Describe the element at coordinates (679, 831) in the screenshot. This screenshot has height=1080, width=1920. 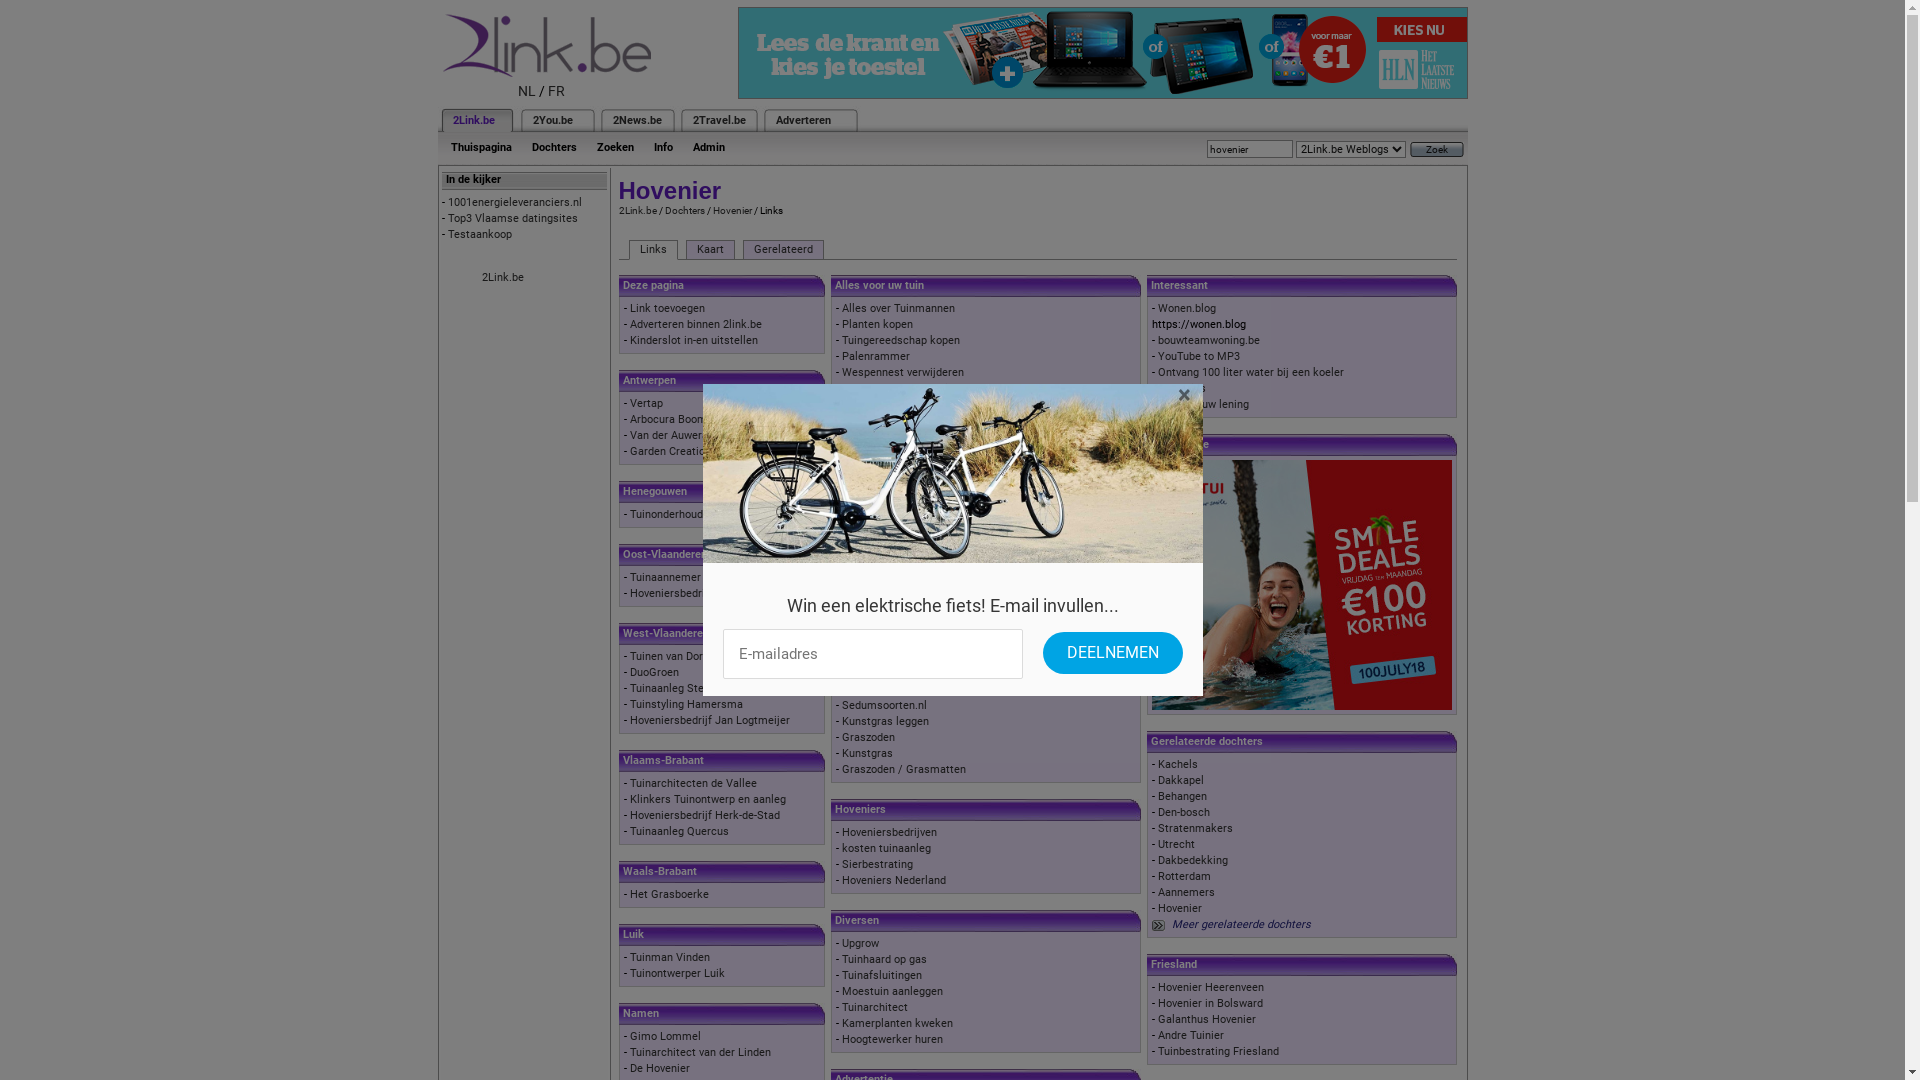
I see `'Tuinaanleg Quercus'` at that location.